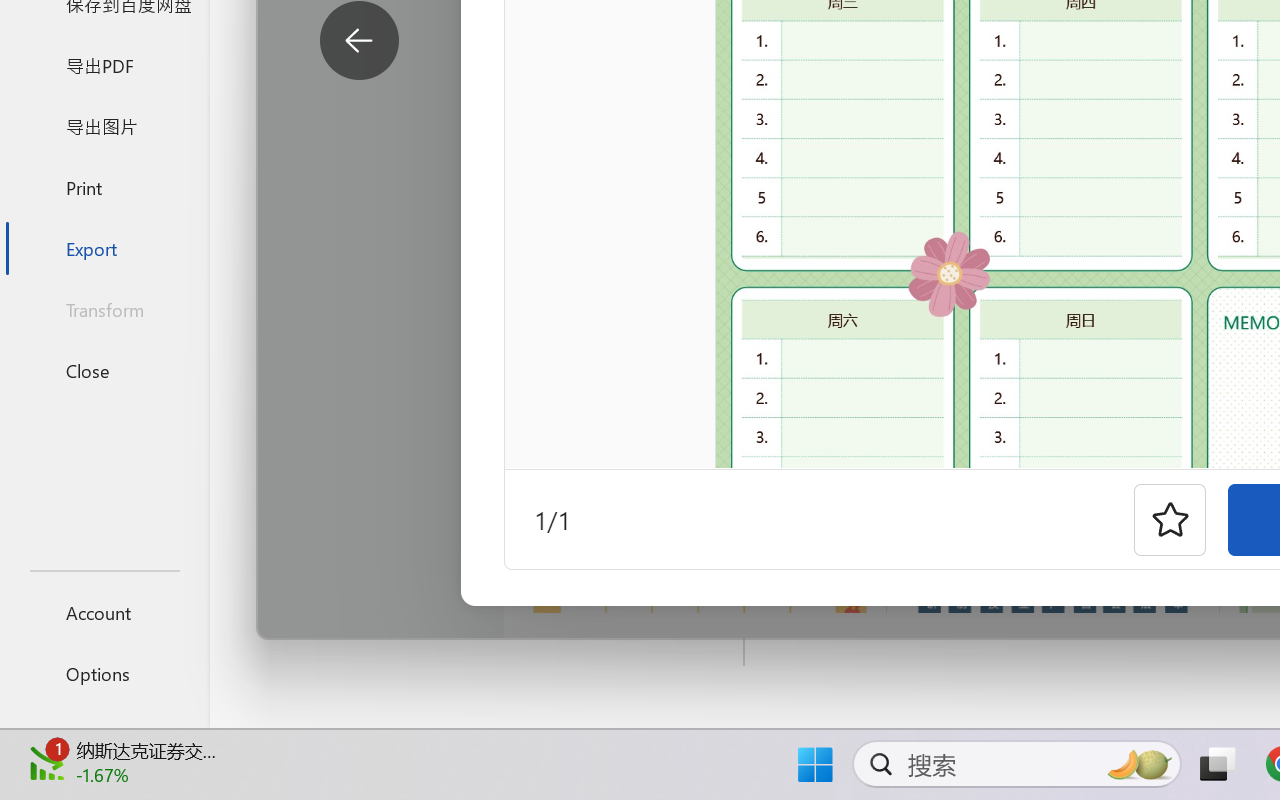 The width and height of the screenshot is (1280, 800). Describe the element at coordinates (103, 612) in the screenshot. I see `'Account'` at that location.